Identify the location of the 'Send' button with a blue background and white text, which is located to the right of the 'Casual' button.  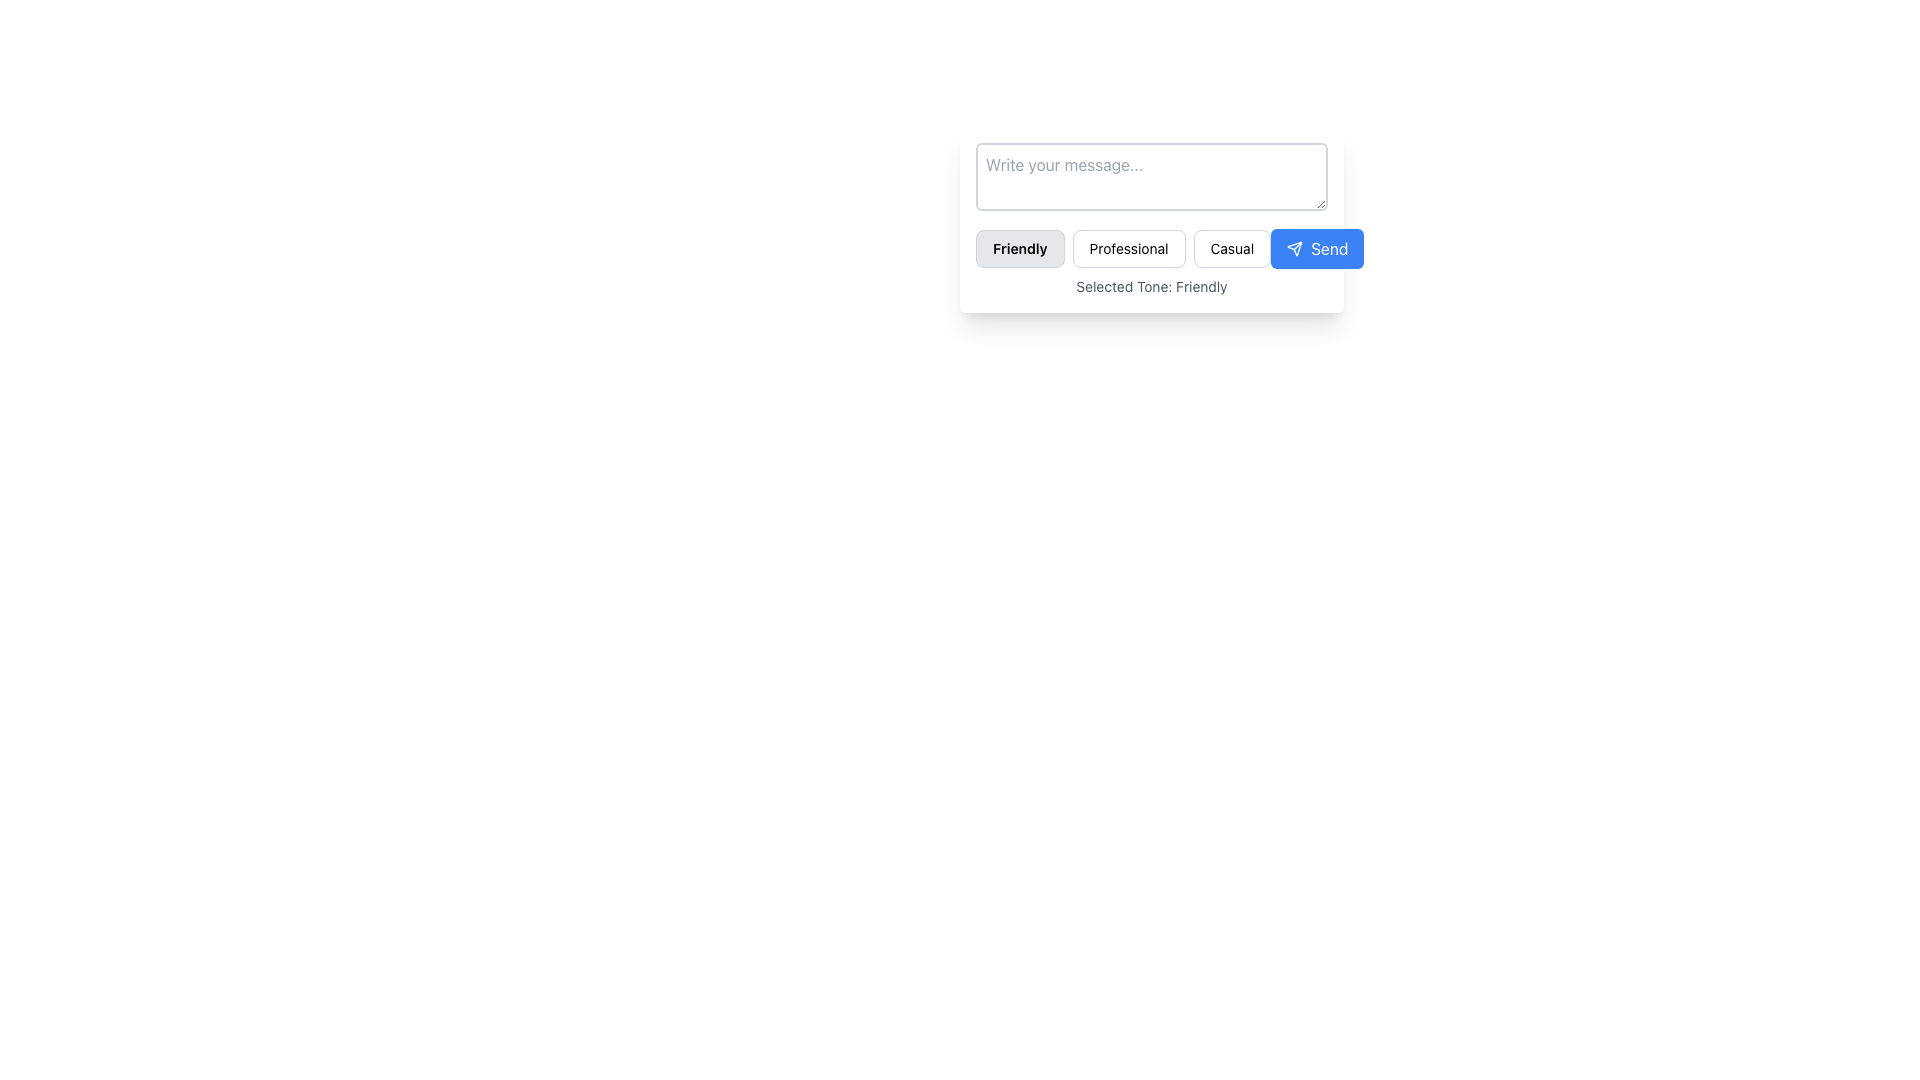
(1317, 248).